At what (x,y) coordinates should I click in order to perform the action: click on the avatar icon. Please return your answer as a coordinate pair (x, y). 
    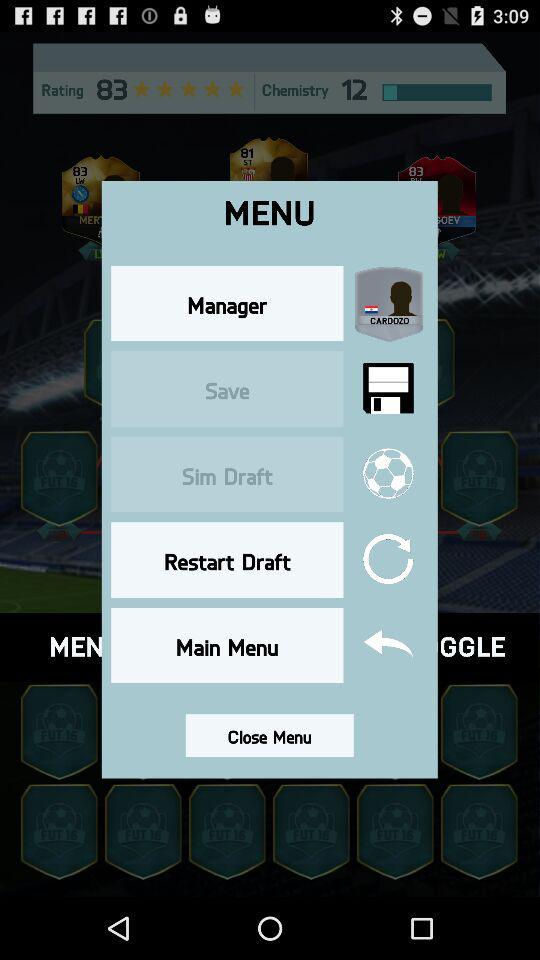
    Looking at the image, I should click on (478, 886).